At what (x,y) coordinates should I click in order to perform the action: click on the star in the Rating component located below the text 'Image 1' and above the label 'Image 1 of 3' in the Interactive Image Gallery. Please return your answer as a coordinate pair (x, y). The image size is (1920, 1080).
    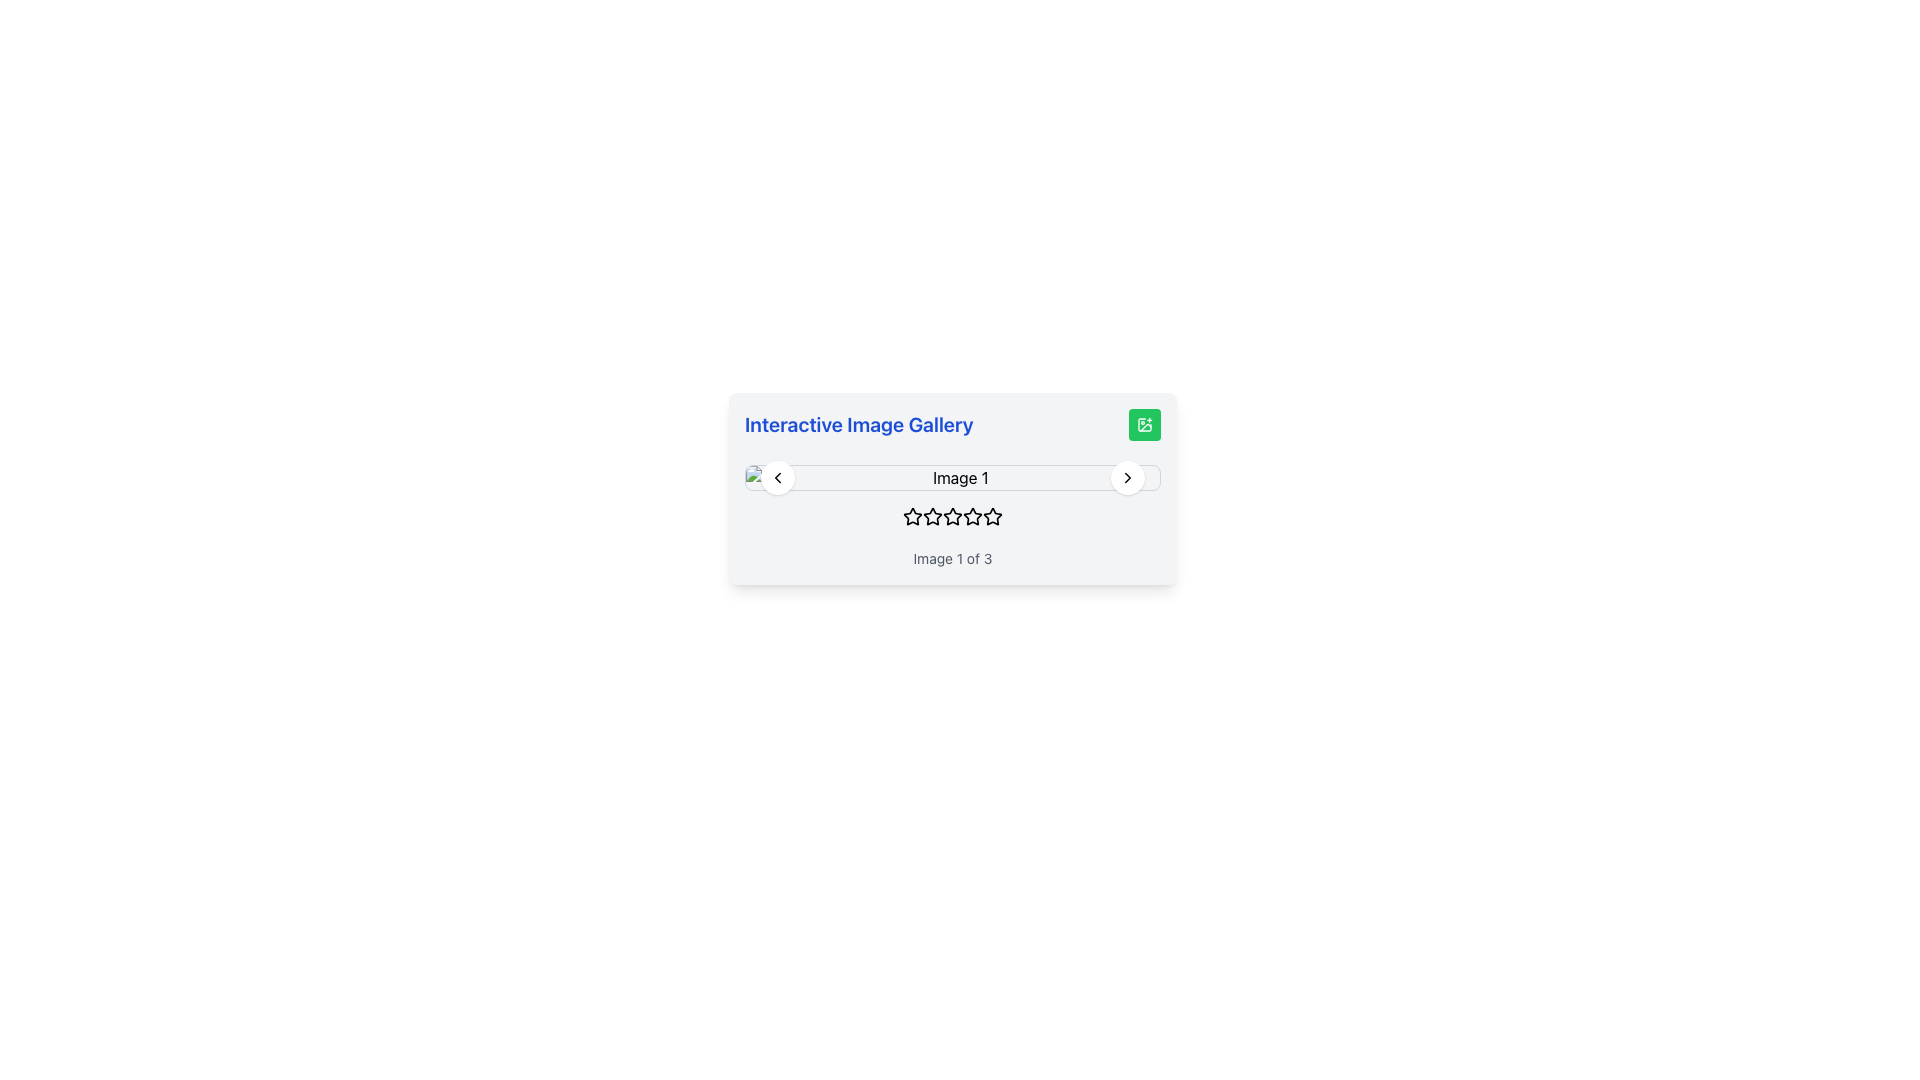
    Looking at the image, I should click on (952, 519).